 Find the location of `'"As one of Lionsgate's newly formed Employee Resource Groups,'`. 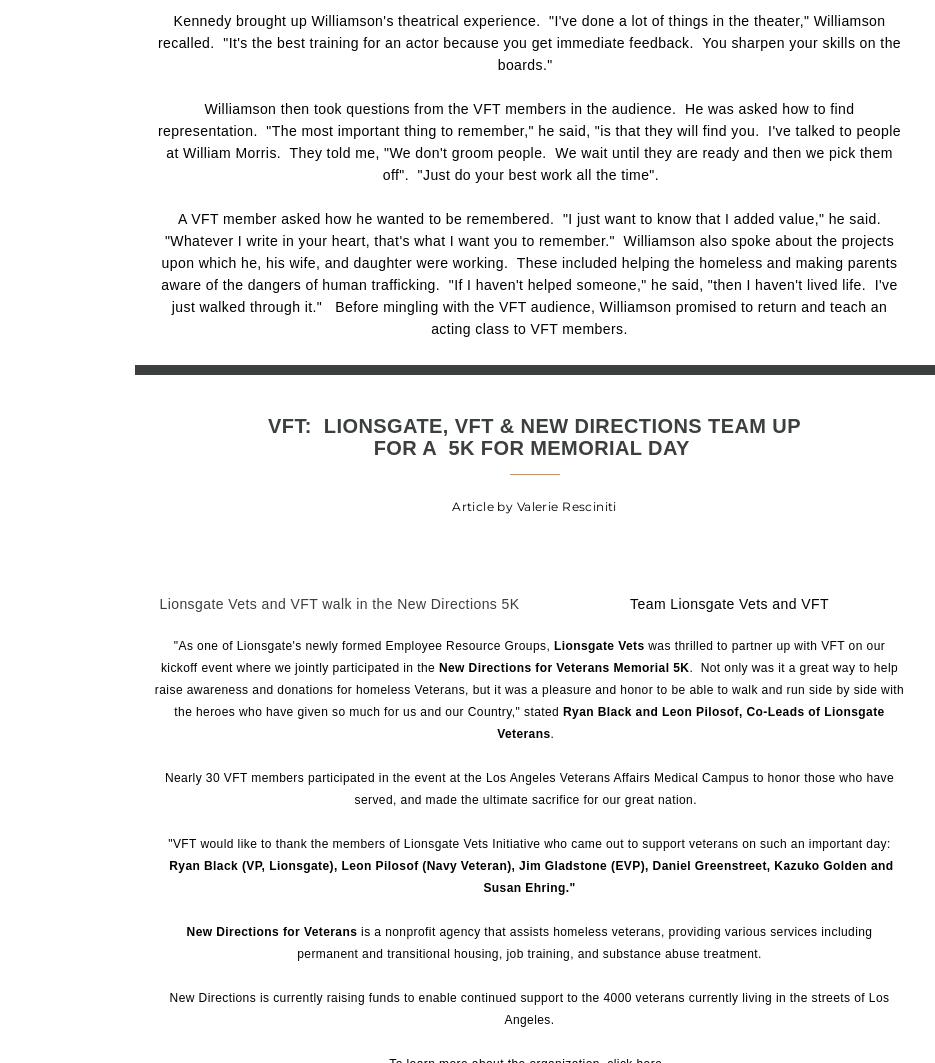

'"As one of Lionsgate's newly formed Employee Resource Groups,' is located at coordinates (361, 644).